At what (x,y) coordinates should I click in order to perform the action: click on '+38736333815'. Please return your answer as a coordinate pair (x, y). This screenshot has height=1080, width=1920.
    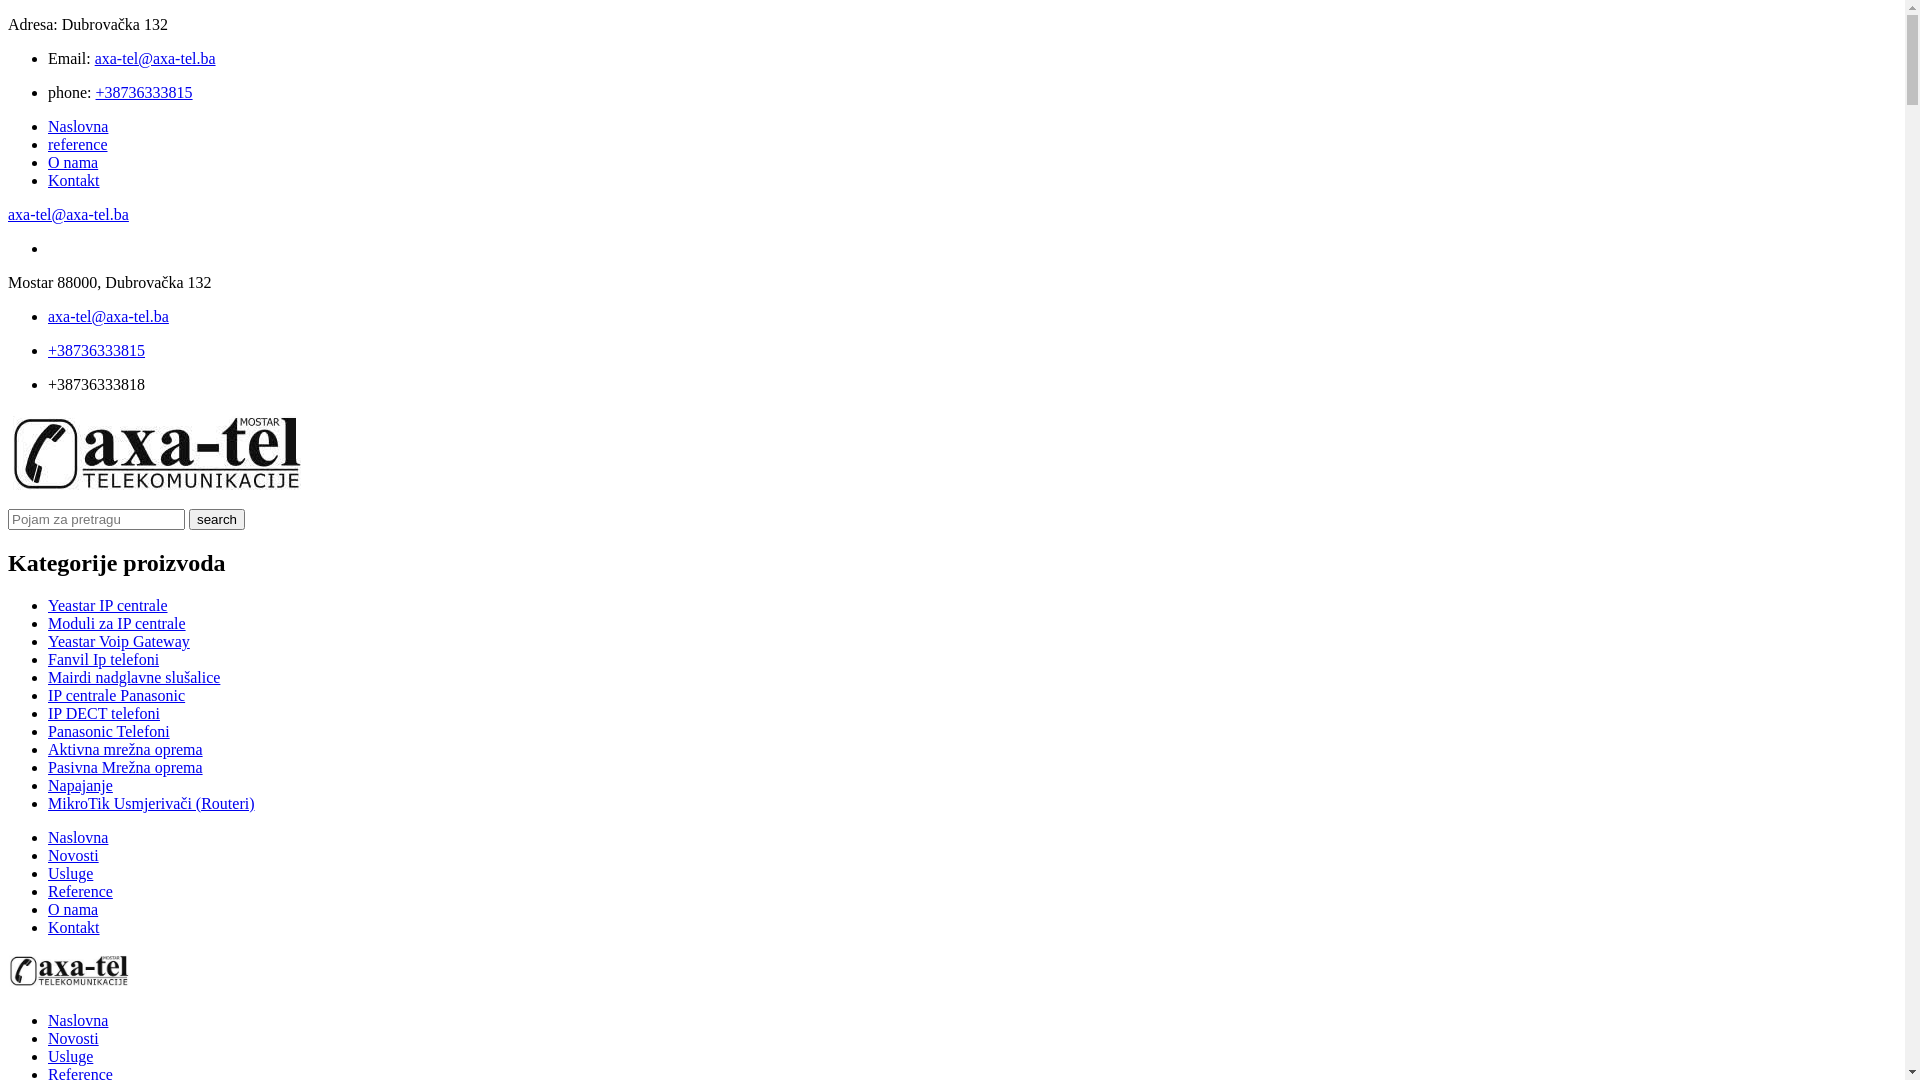
    Looking at the image, I should click on (95, 92).